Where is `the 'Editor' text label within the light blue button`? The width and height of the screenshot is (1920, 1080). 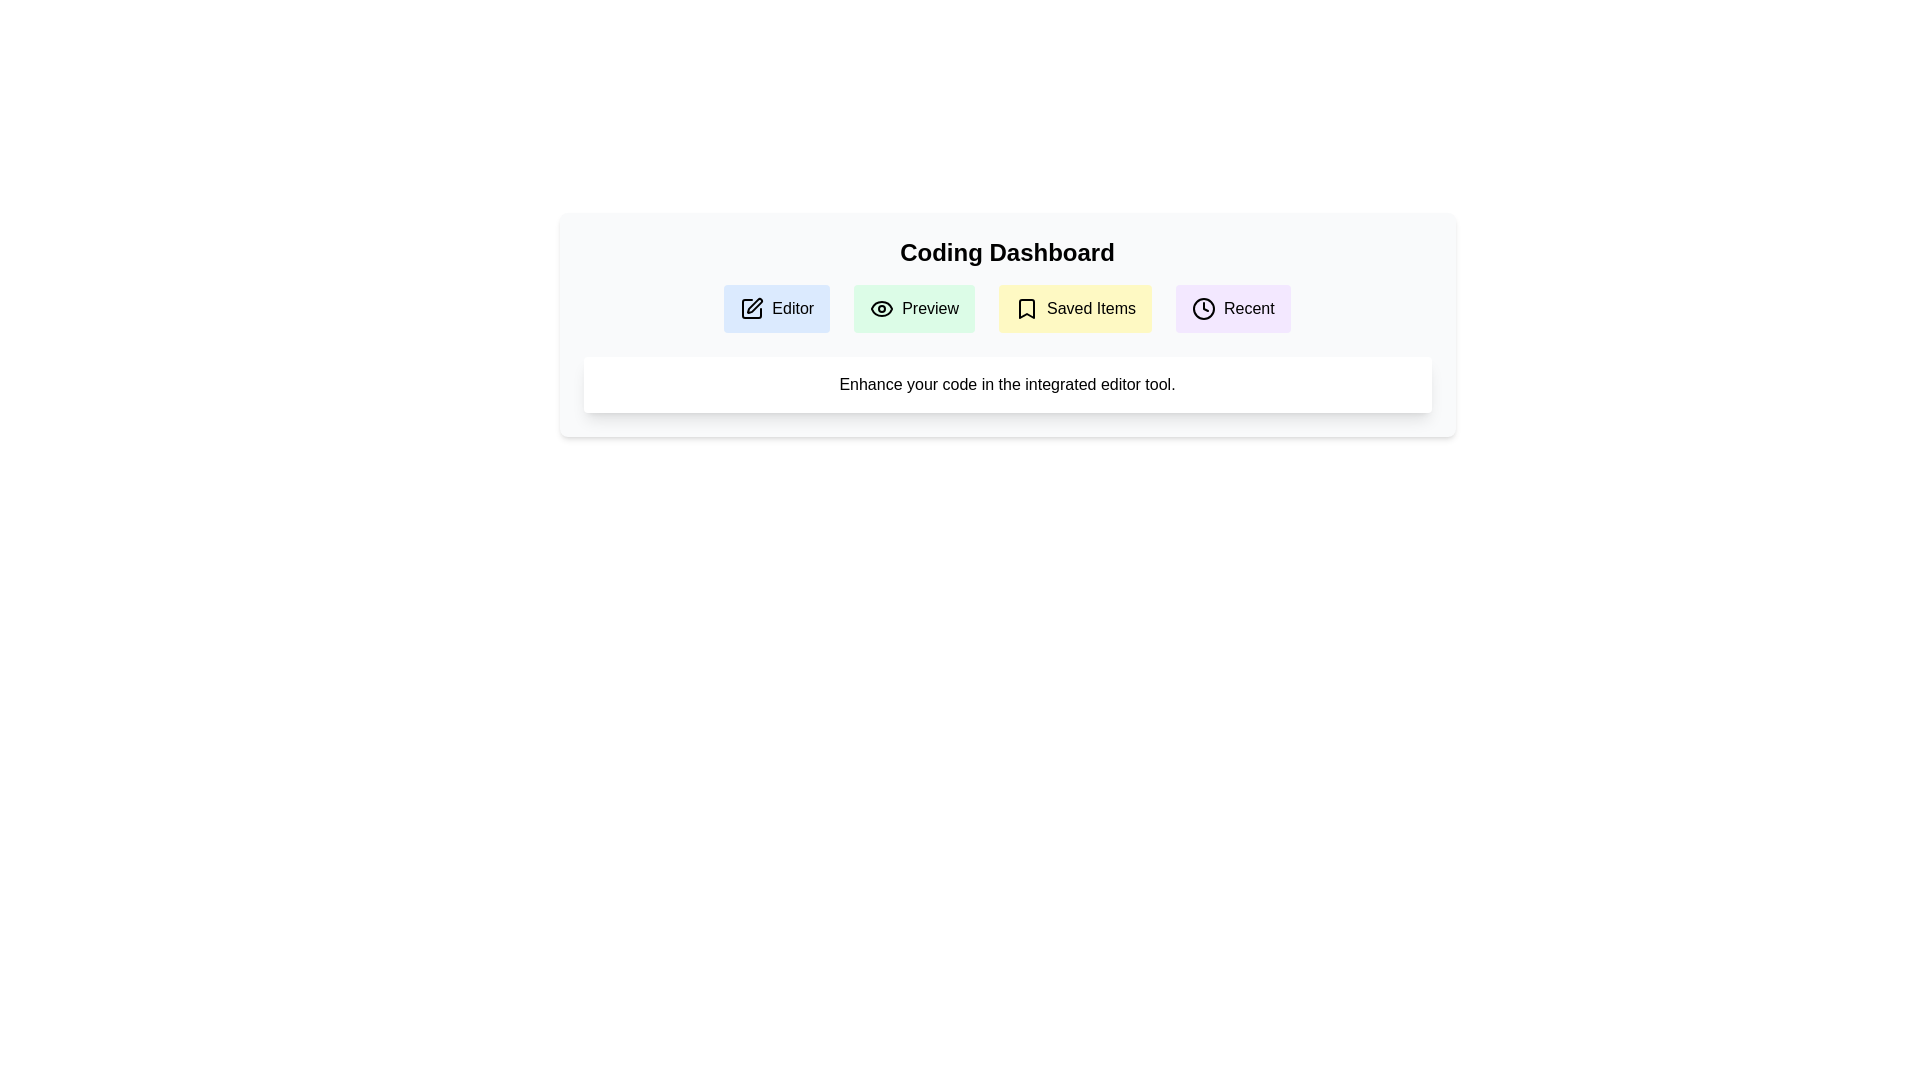
the 'Editor' text label within the light blue button is located at coordinates (792, 308).